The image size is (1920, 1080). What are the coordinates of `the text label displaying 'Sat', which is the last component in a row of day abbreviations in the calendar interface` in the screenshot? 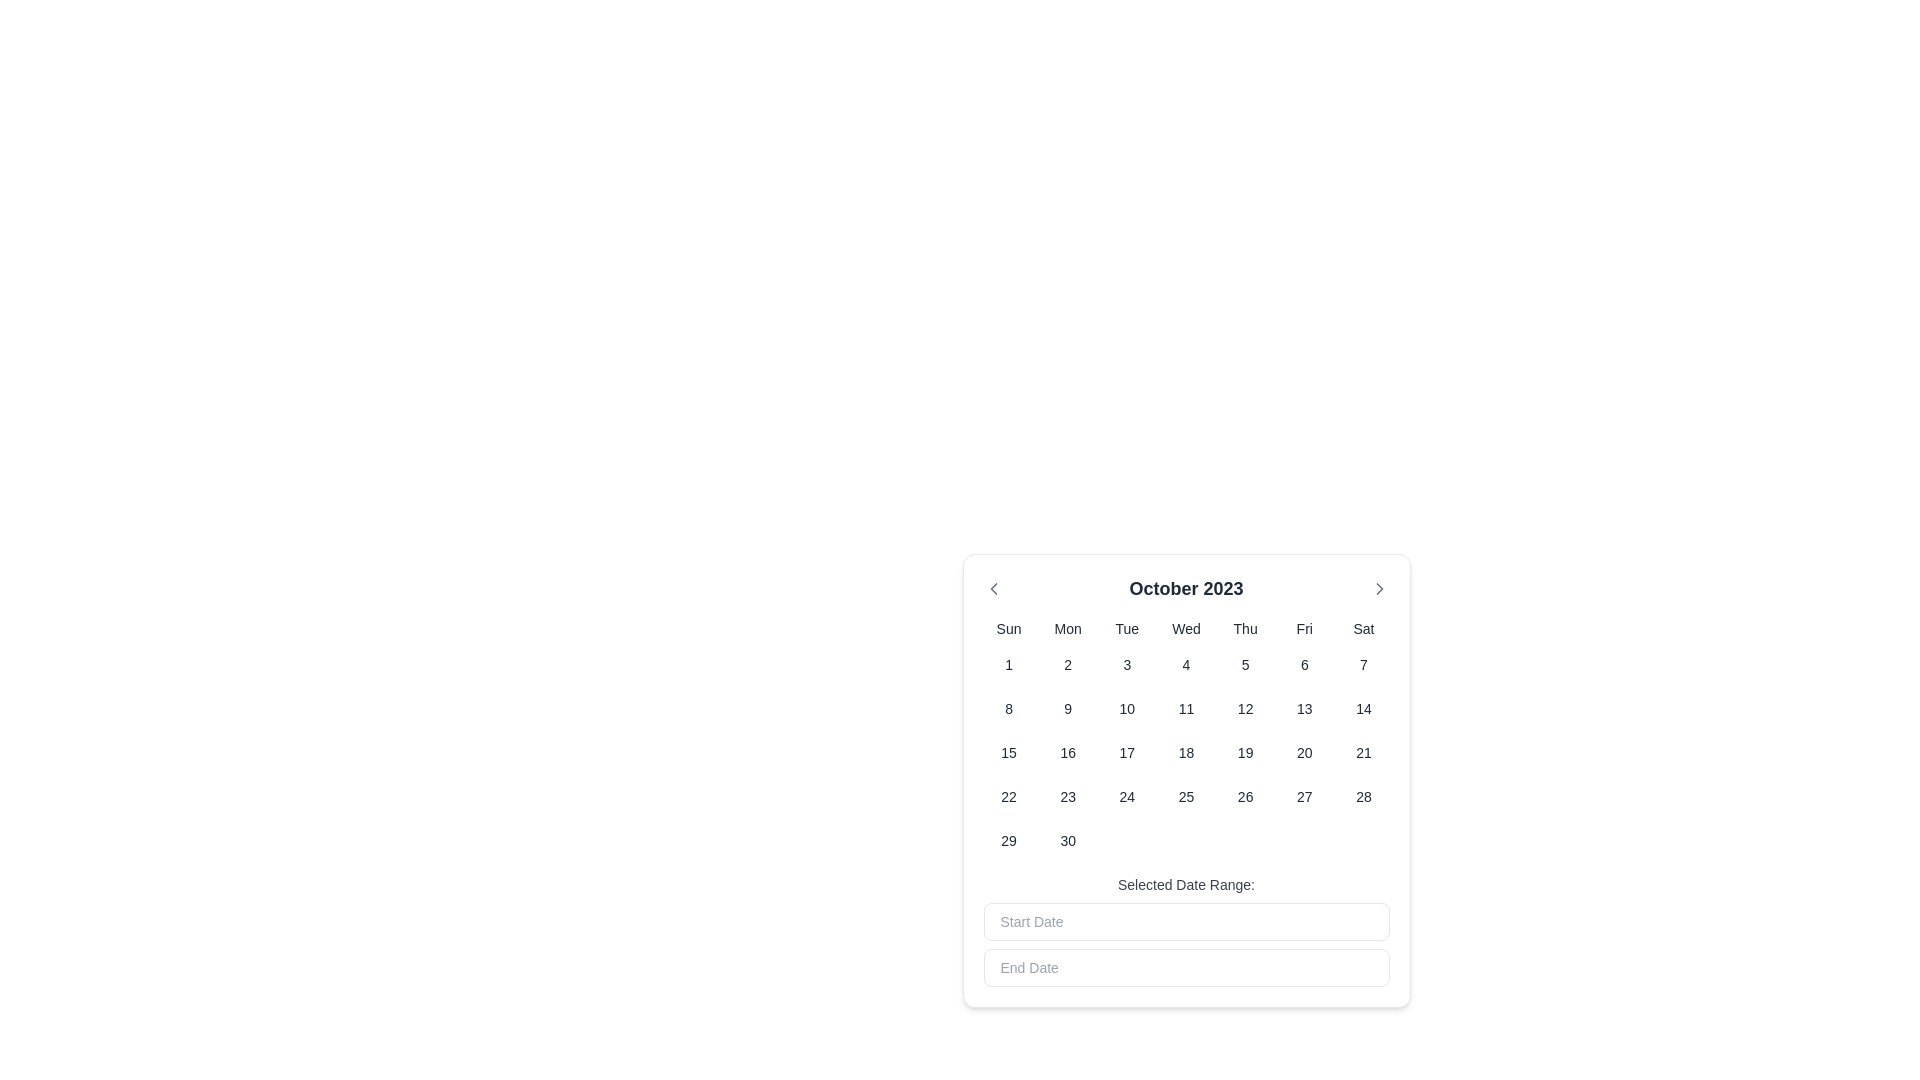 It's located at (1362, 627).